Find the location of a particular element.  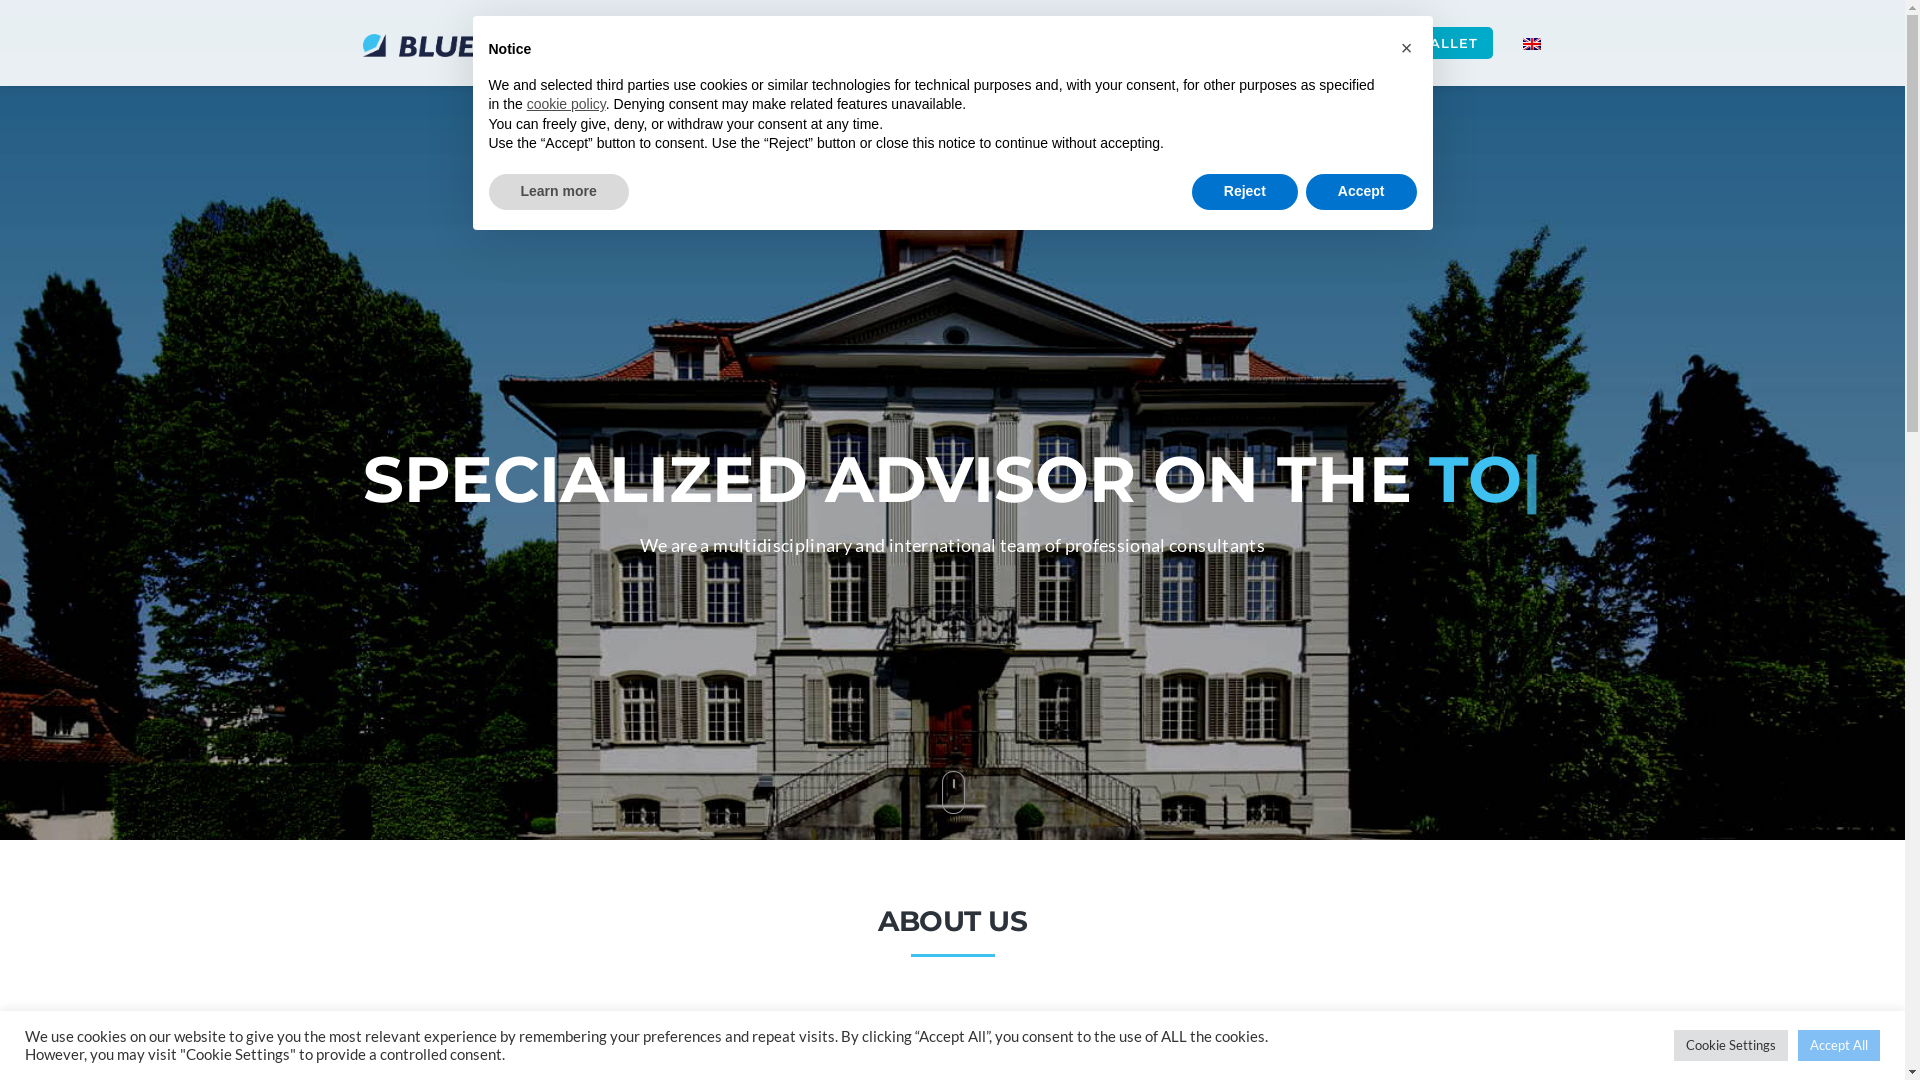

'Learn more' is located at coordinates (557, 192).